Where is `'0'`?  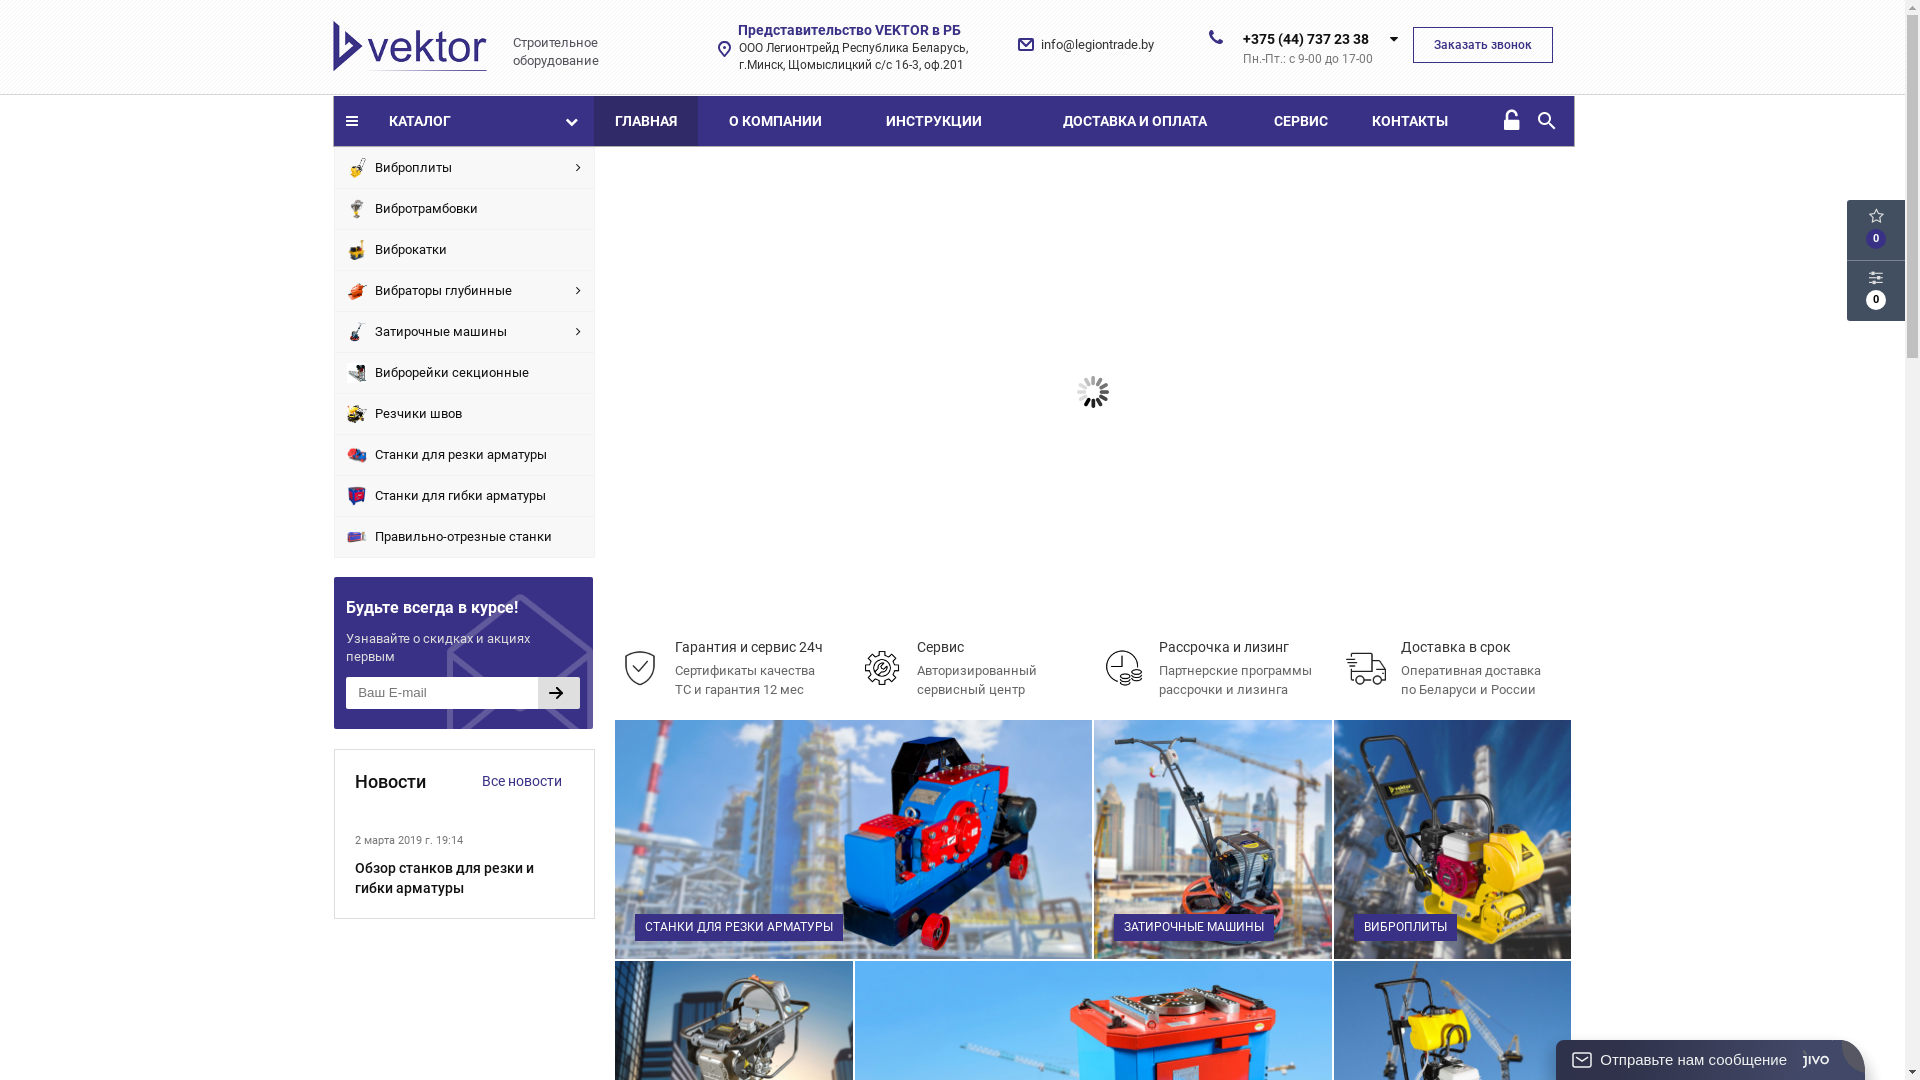
'0' is located at coordinates (1875, 229).